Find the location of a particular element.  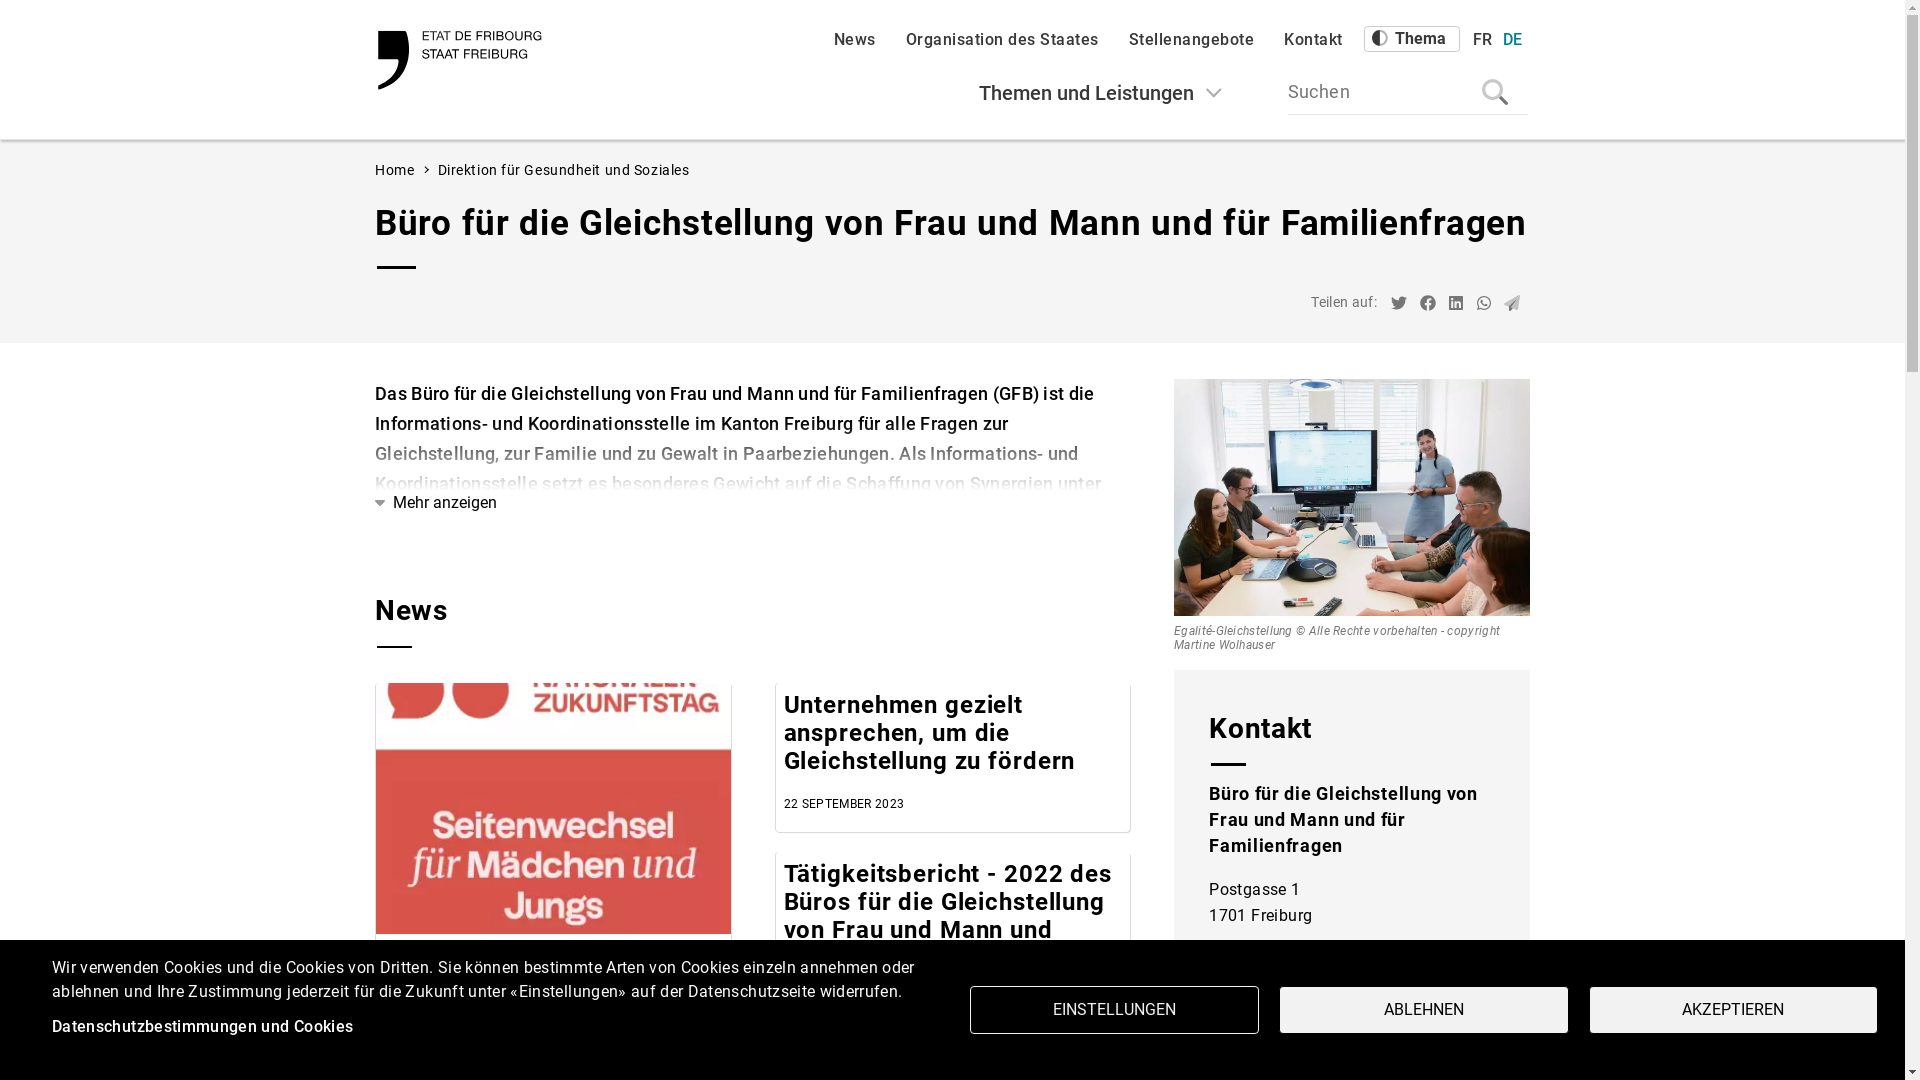

'Thema' is located at coordinates (1410, 38).